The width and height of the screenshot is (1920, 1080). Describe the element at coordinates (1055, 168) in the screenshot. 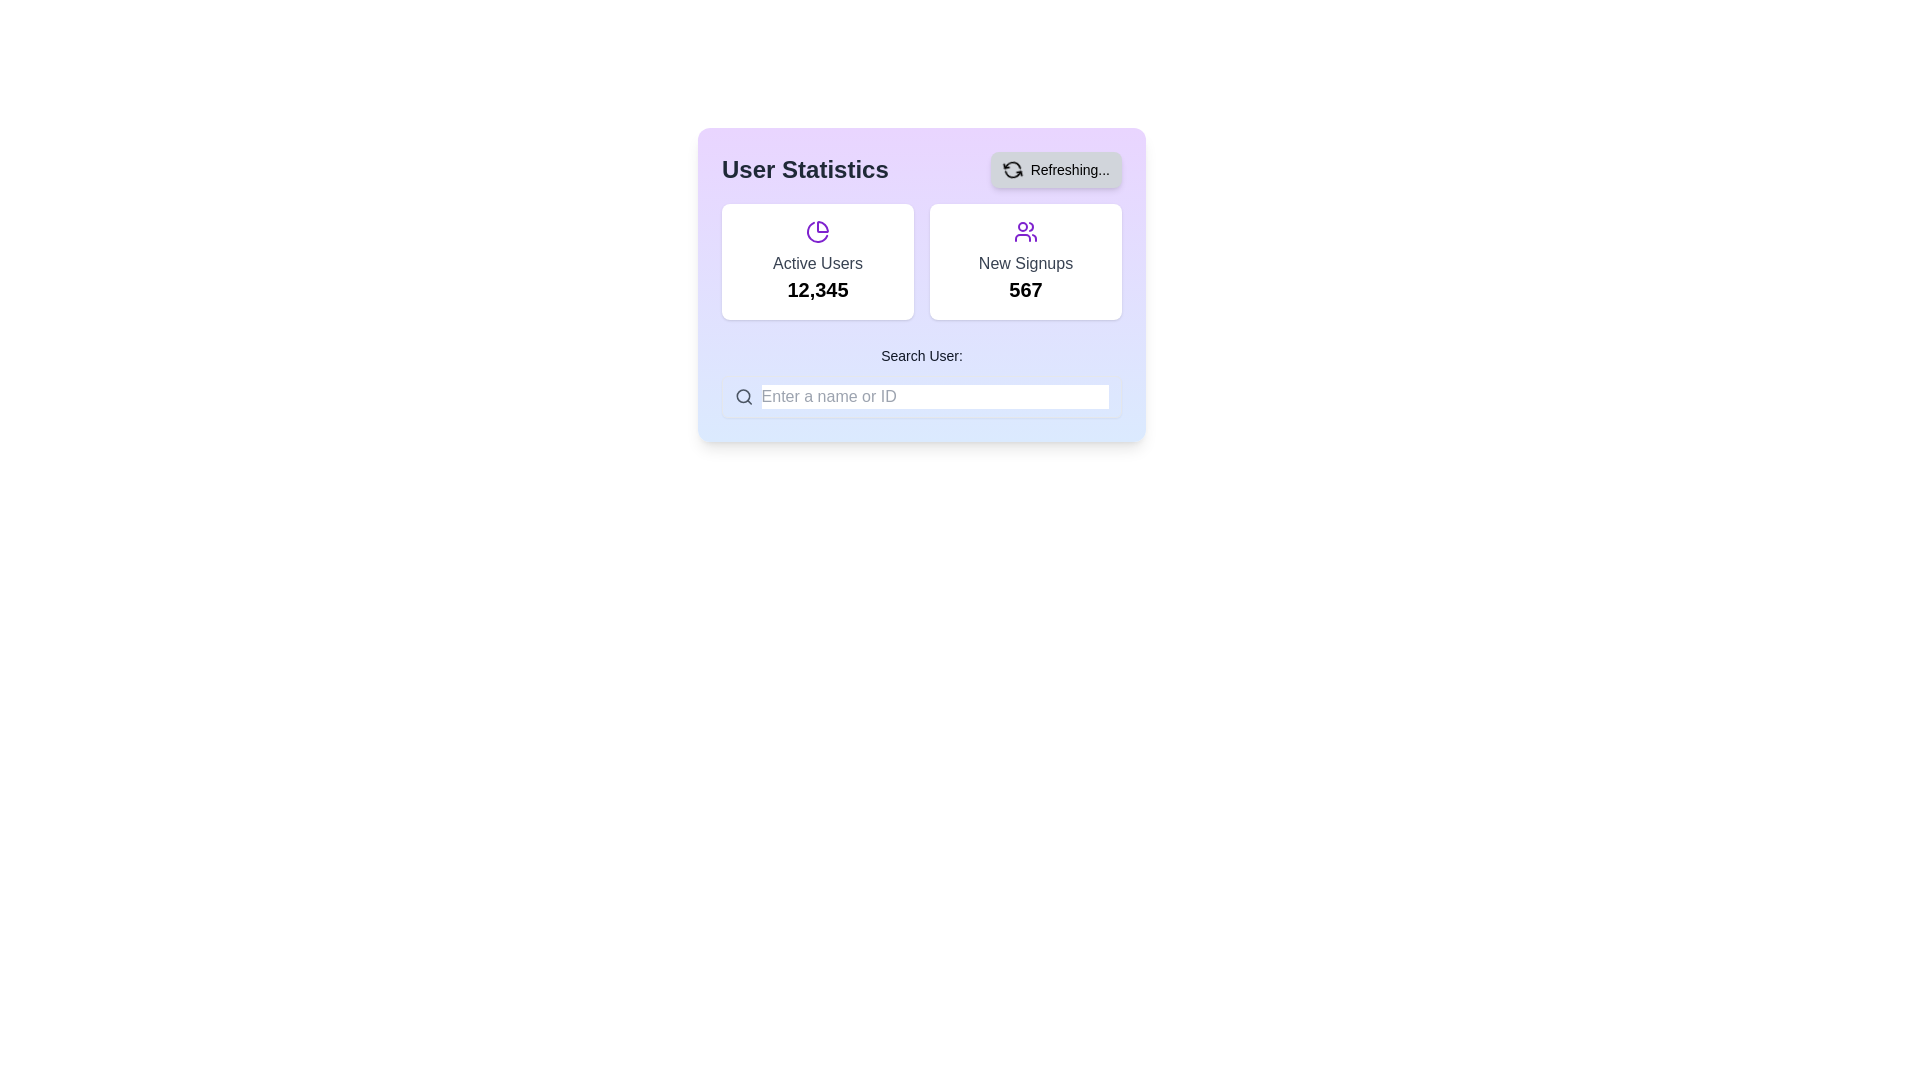

I see `the refresh button located in the top-right corner of the 'User Statistics' panel` at that location.